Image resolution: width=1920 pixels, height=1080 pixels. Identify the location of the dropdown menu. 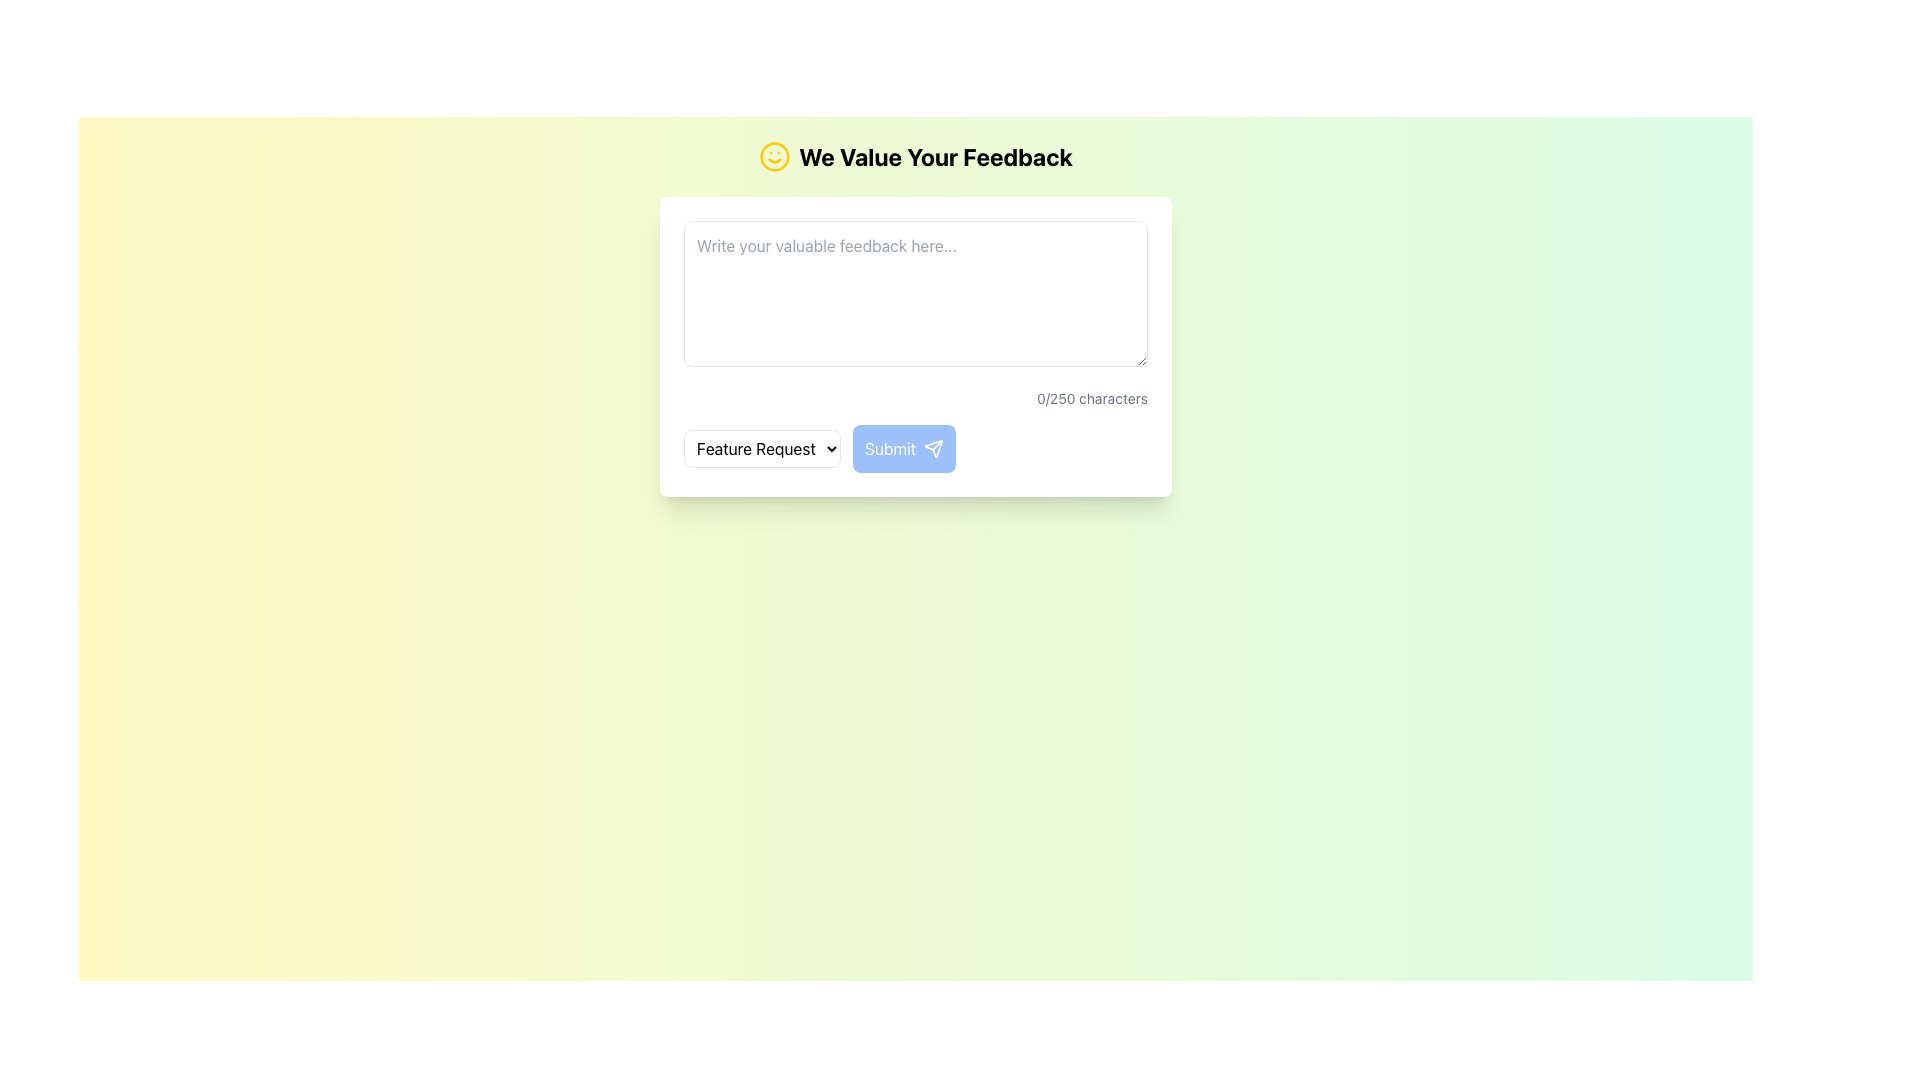
(761, 447).